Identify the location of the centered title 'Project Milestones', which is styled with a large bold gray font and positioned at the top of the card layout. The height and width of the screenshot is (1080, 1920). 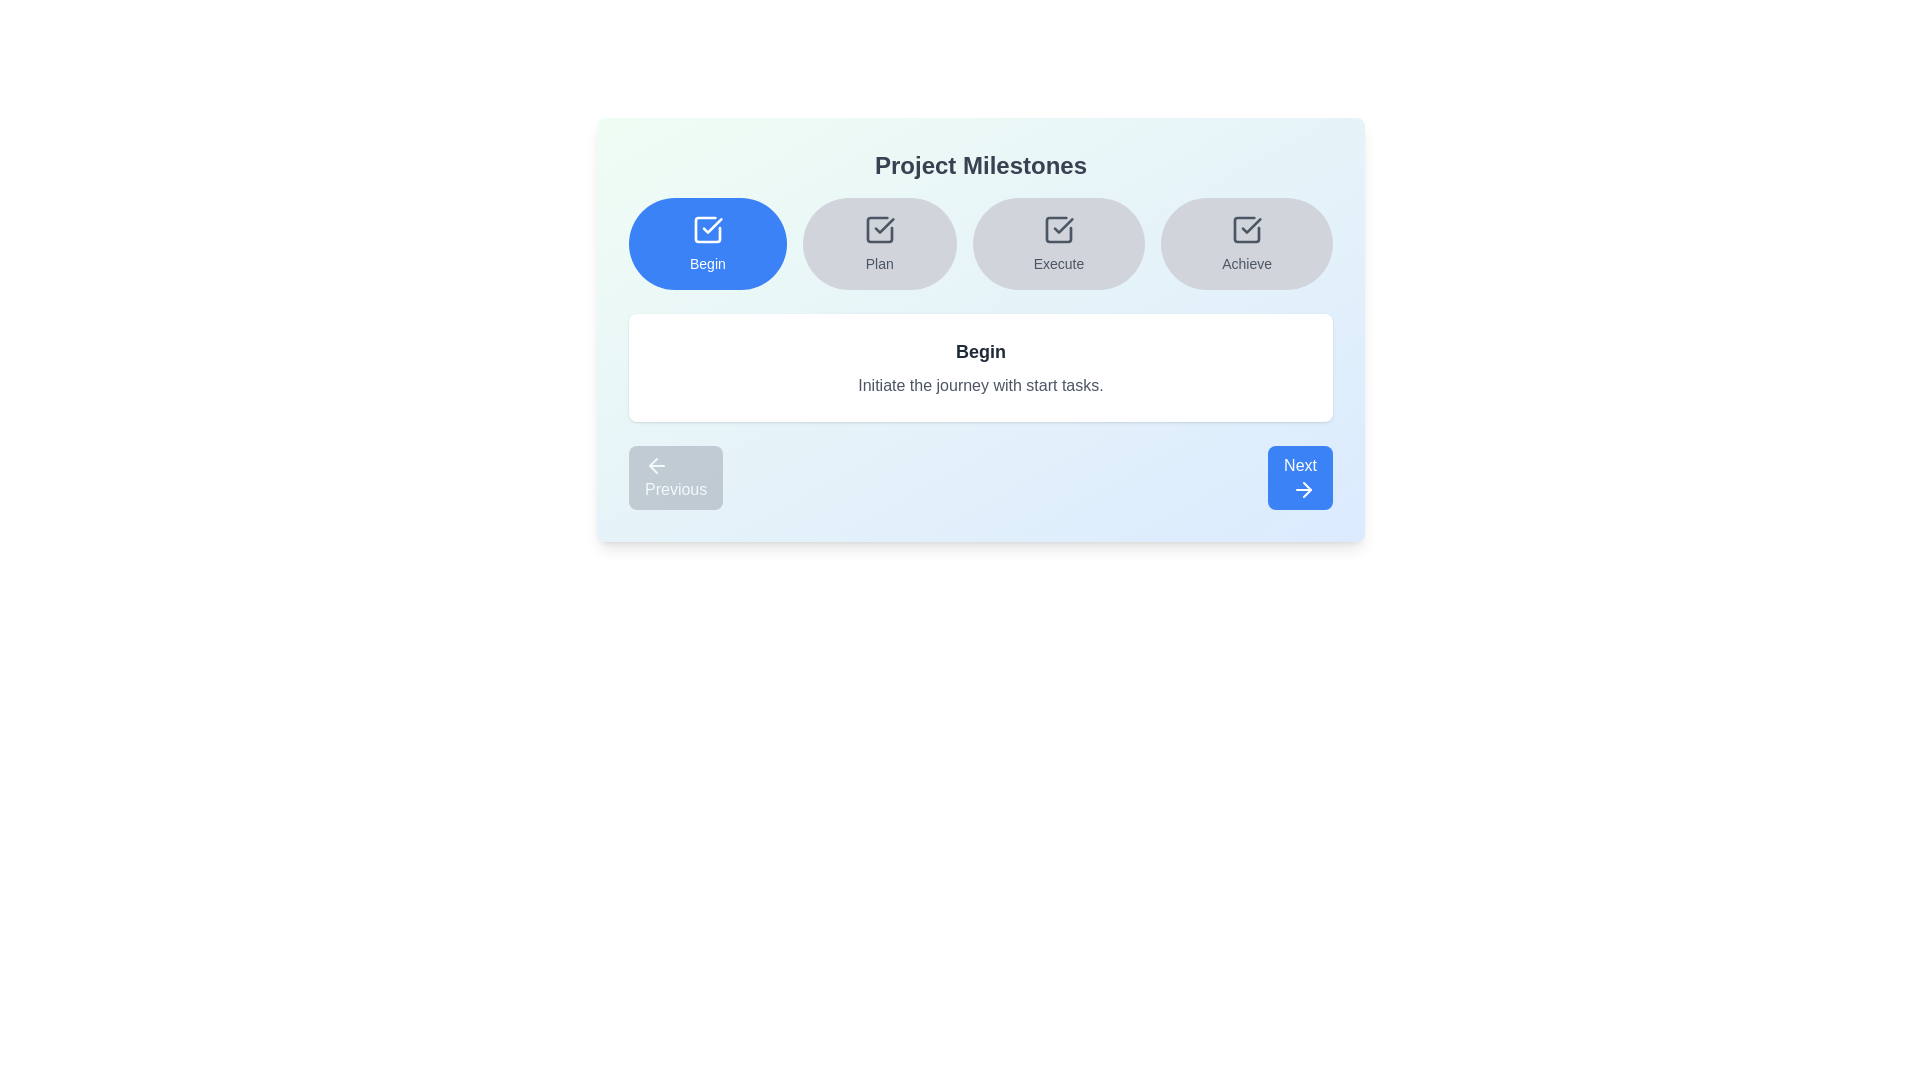
(980, 164).